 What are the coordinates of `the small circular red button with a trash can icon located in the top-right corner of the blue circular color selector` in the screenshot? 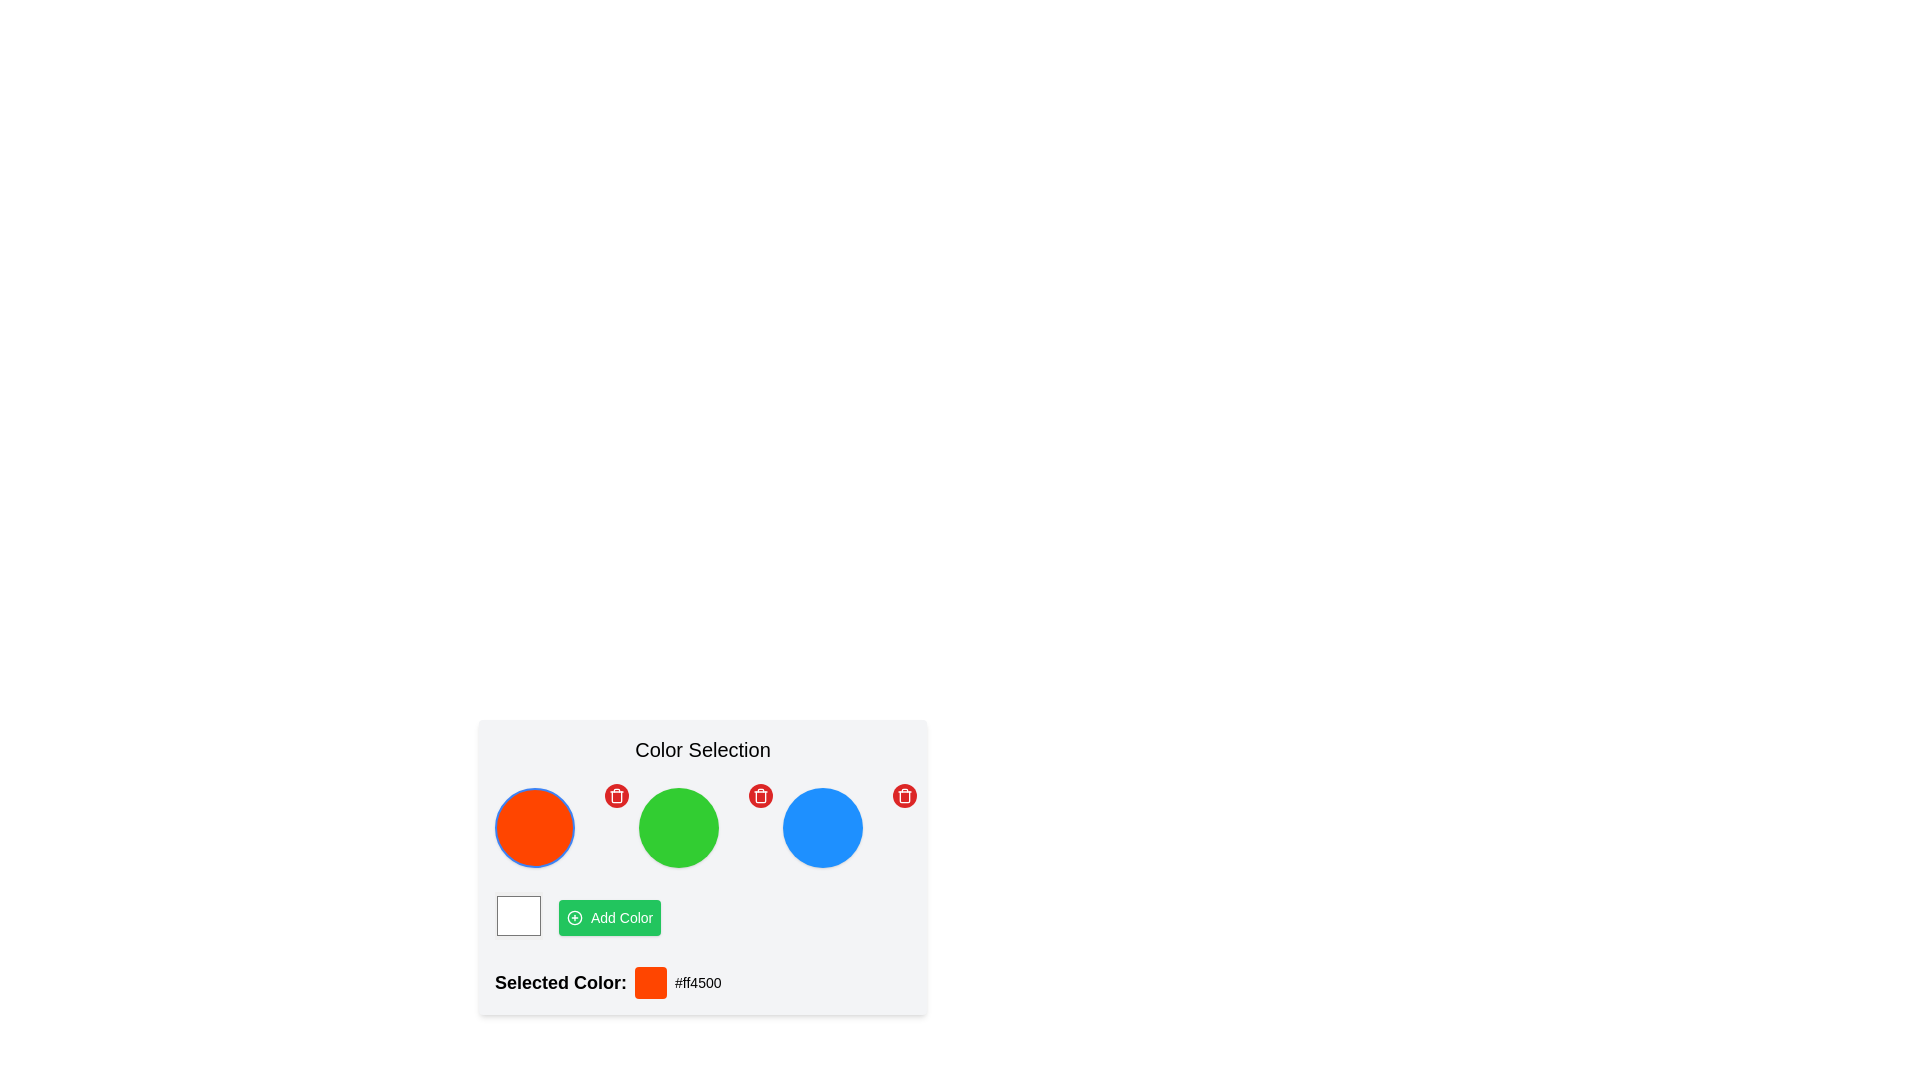 It's located at (904, 794).